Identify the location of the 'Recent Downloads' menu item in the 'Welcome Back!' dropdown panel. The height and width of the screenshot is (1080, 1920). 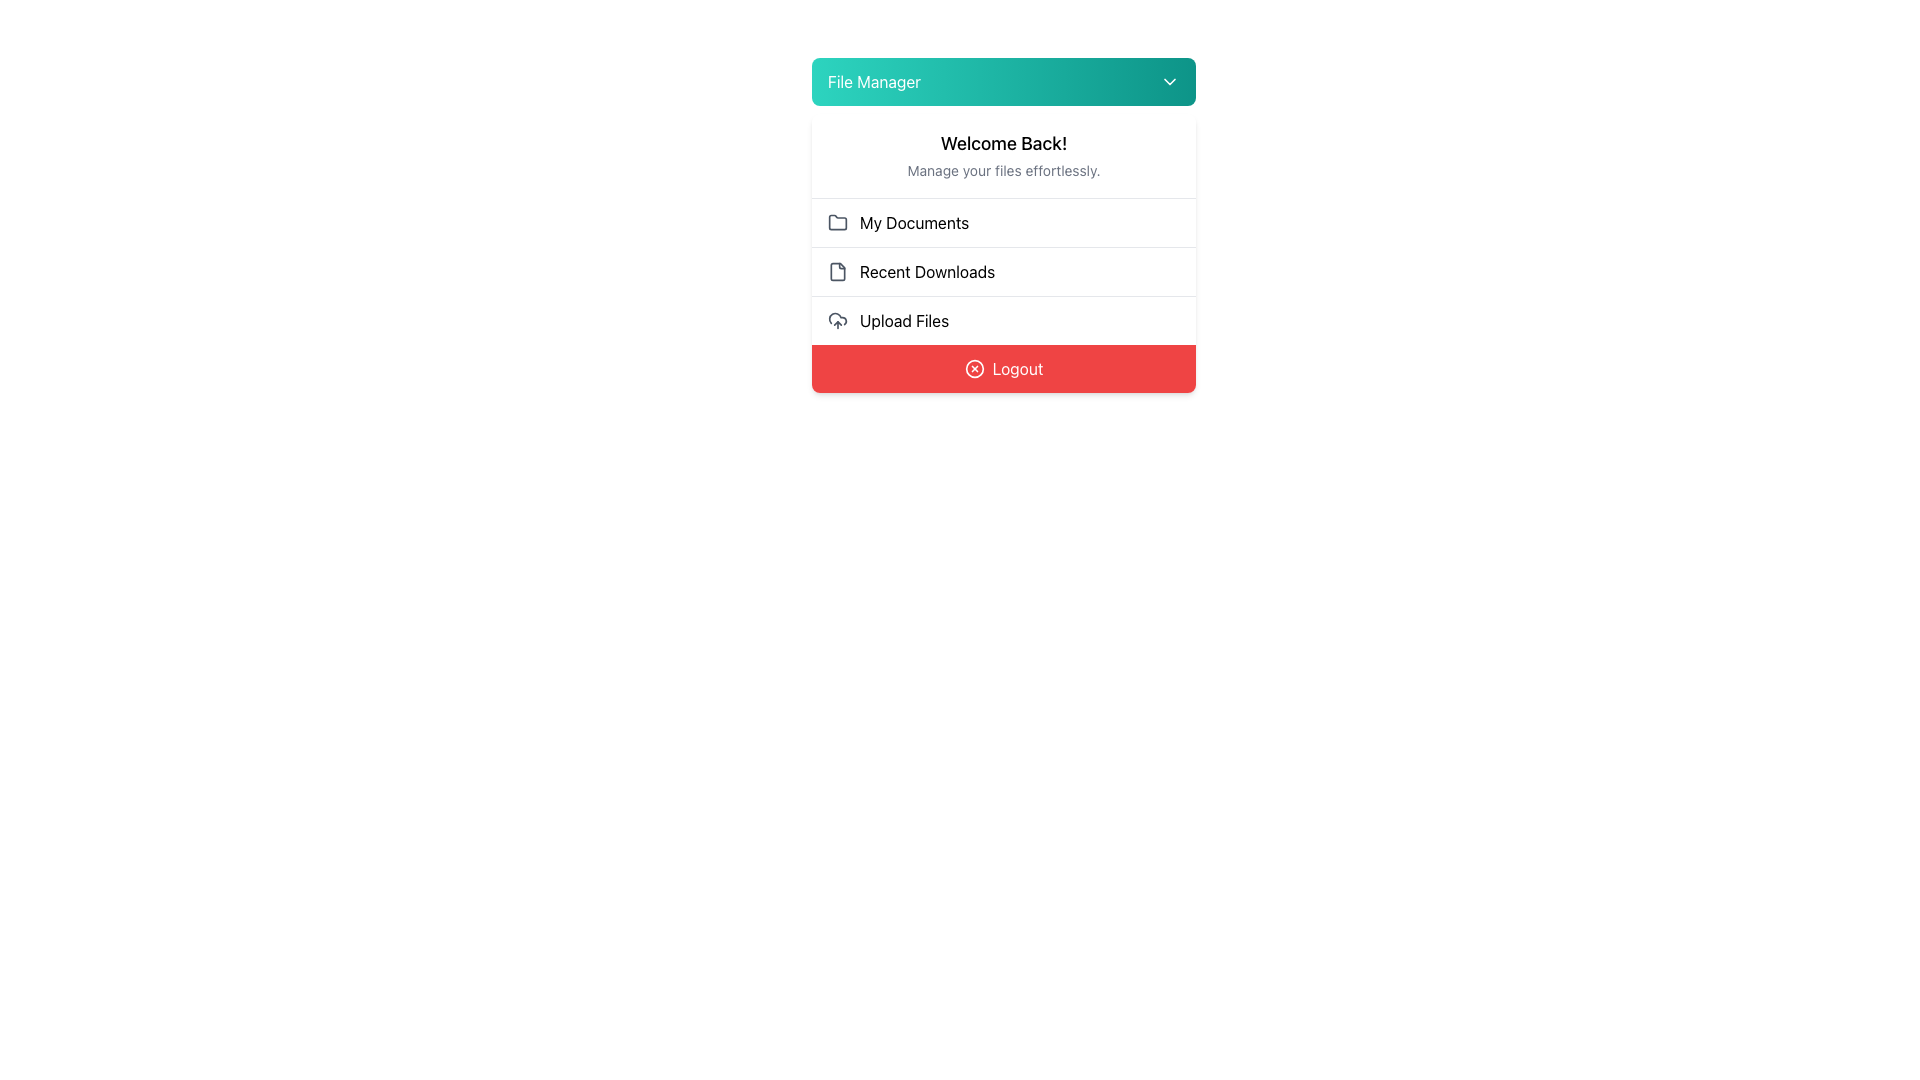
(1003, 252).